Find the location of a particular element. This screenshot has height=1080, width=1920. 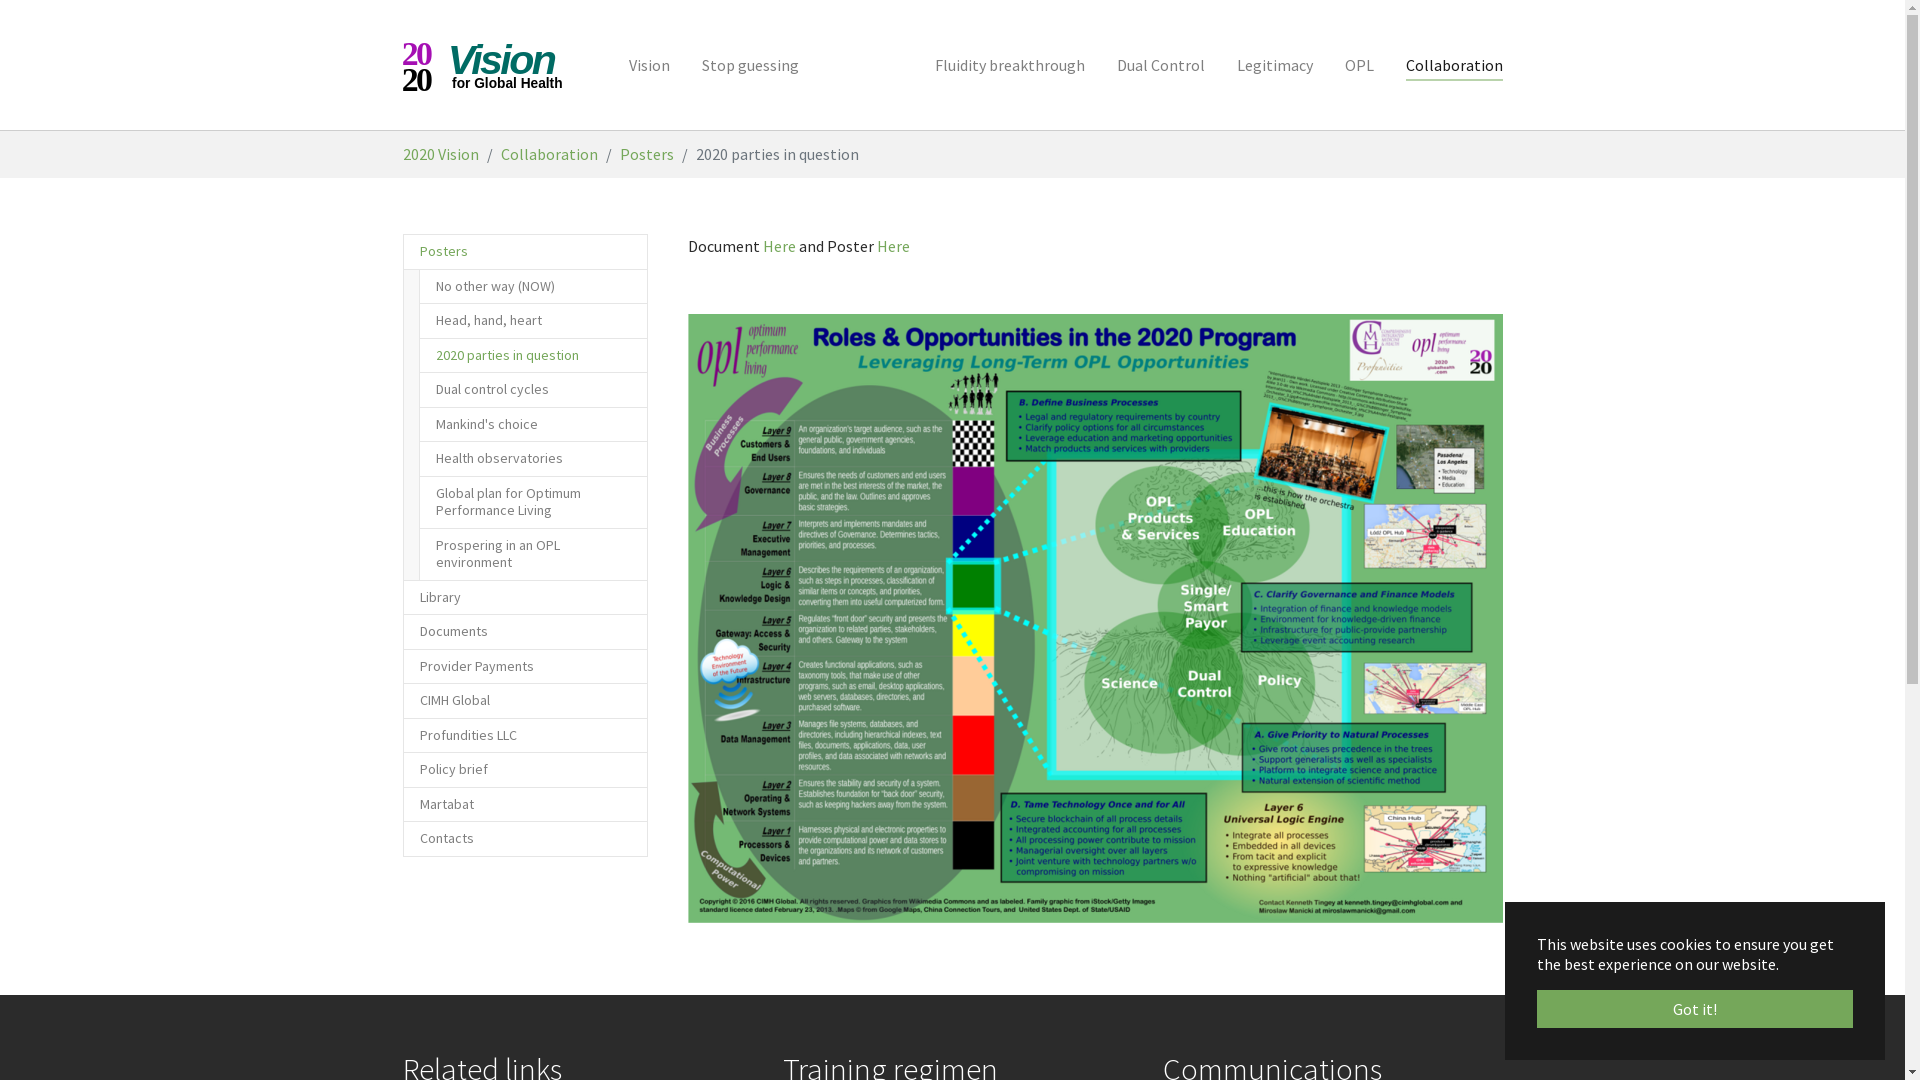

'Library' is located at coordinates (524, 596).